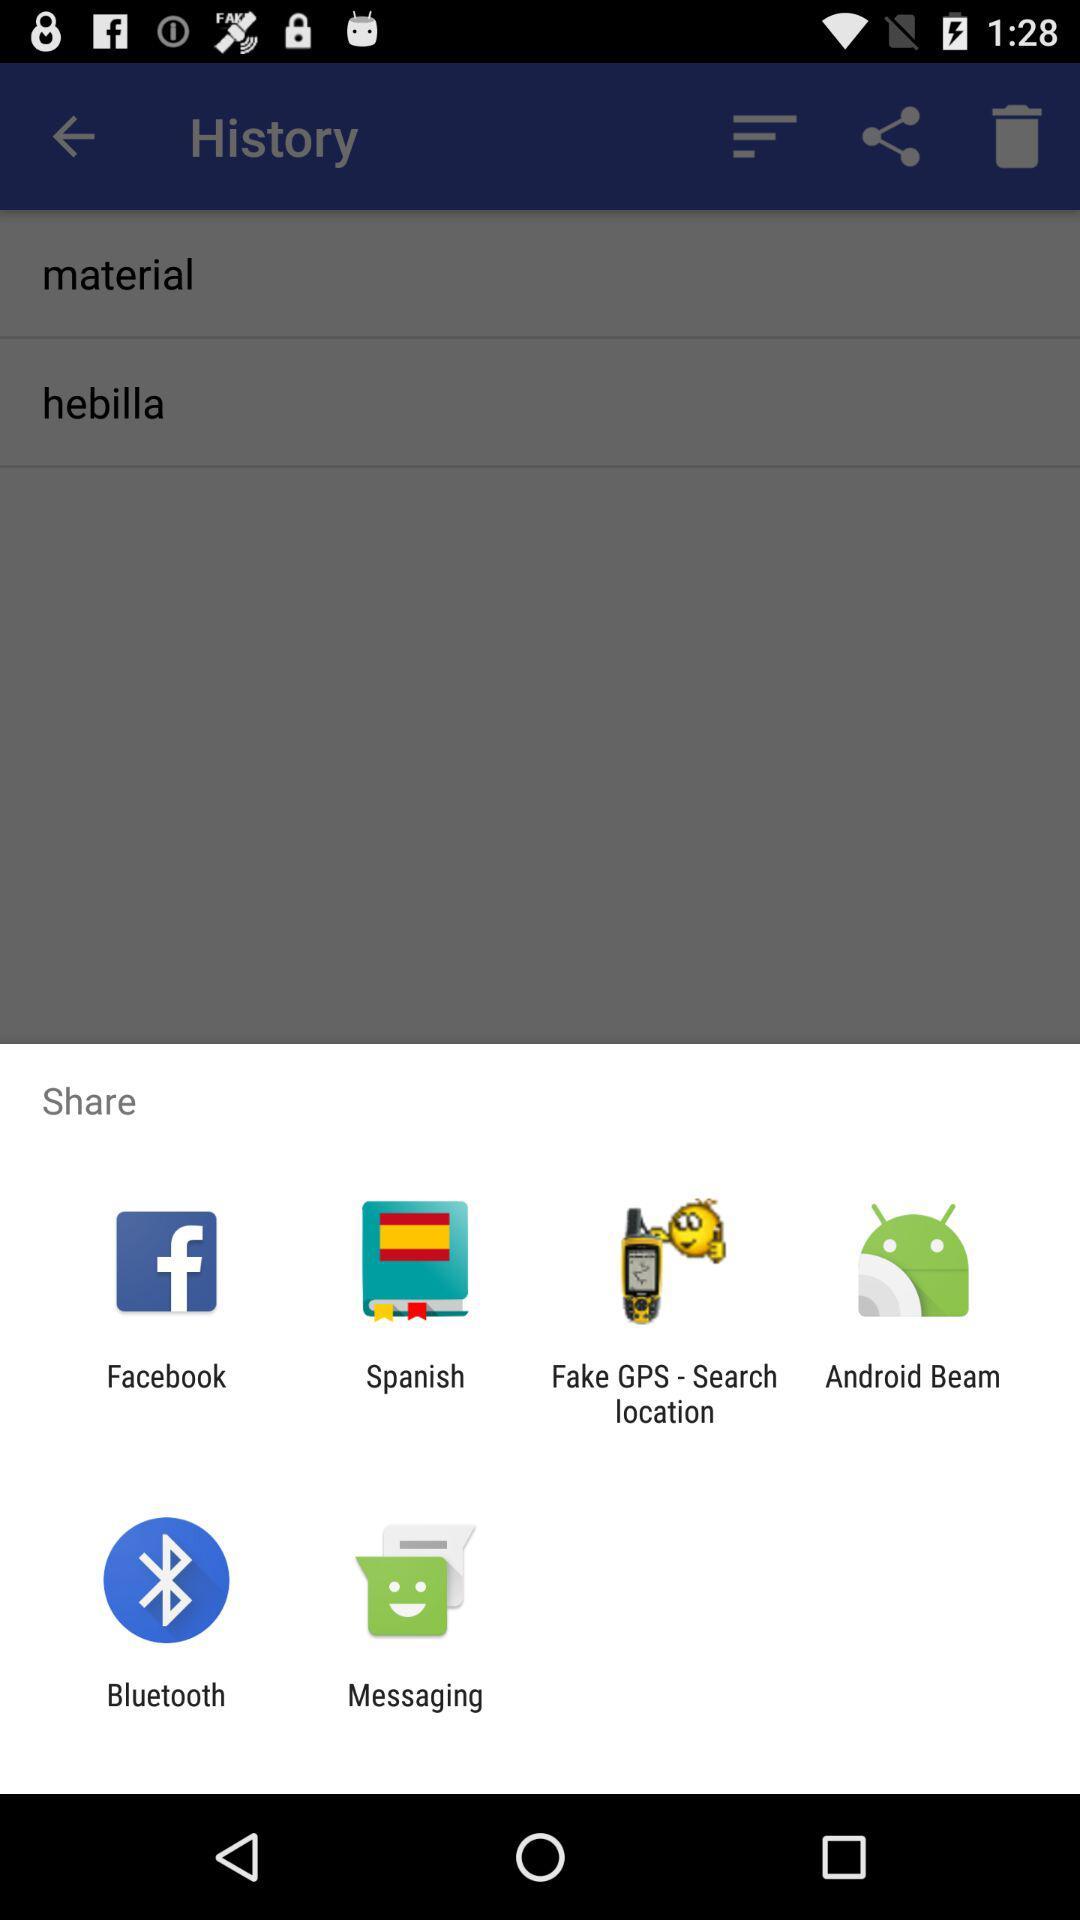 The width and height of the screenshot is (1080, 1920). What do you see at coordinates (165, 1392) in the screenshot?
I see `the facebook item` at bounding box center [165, 1392].